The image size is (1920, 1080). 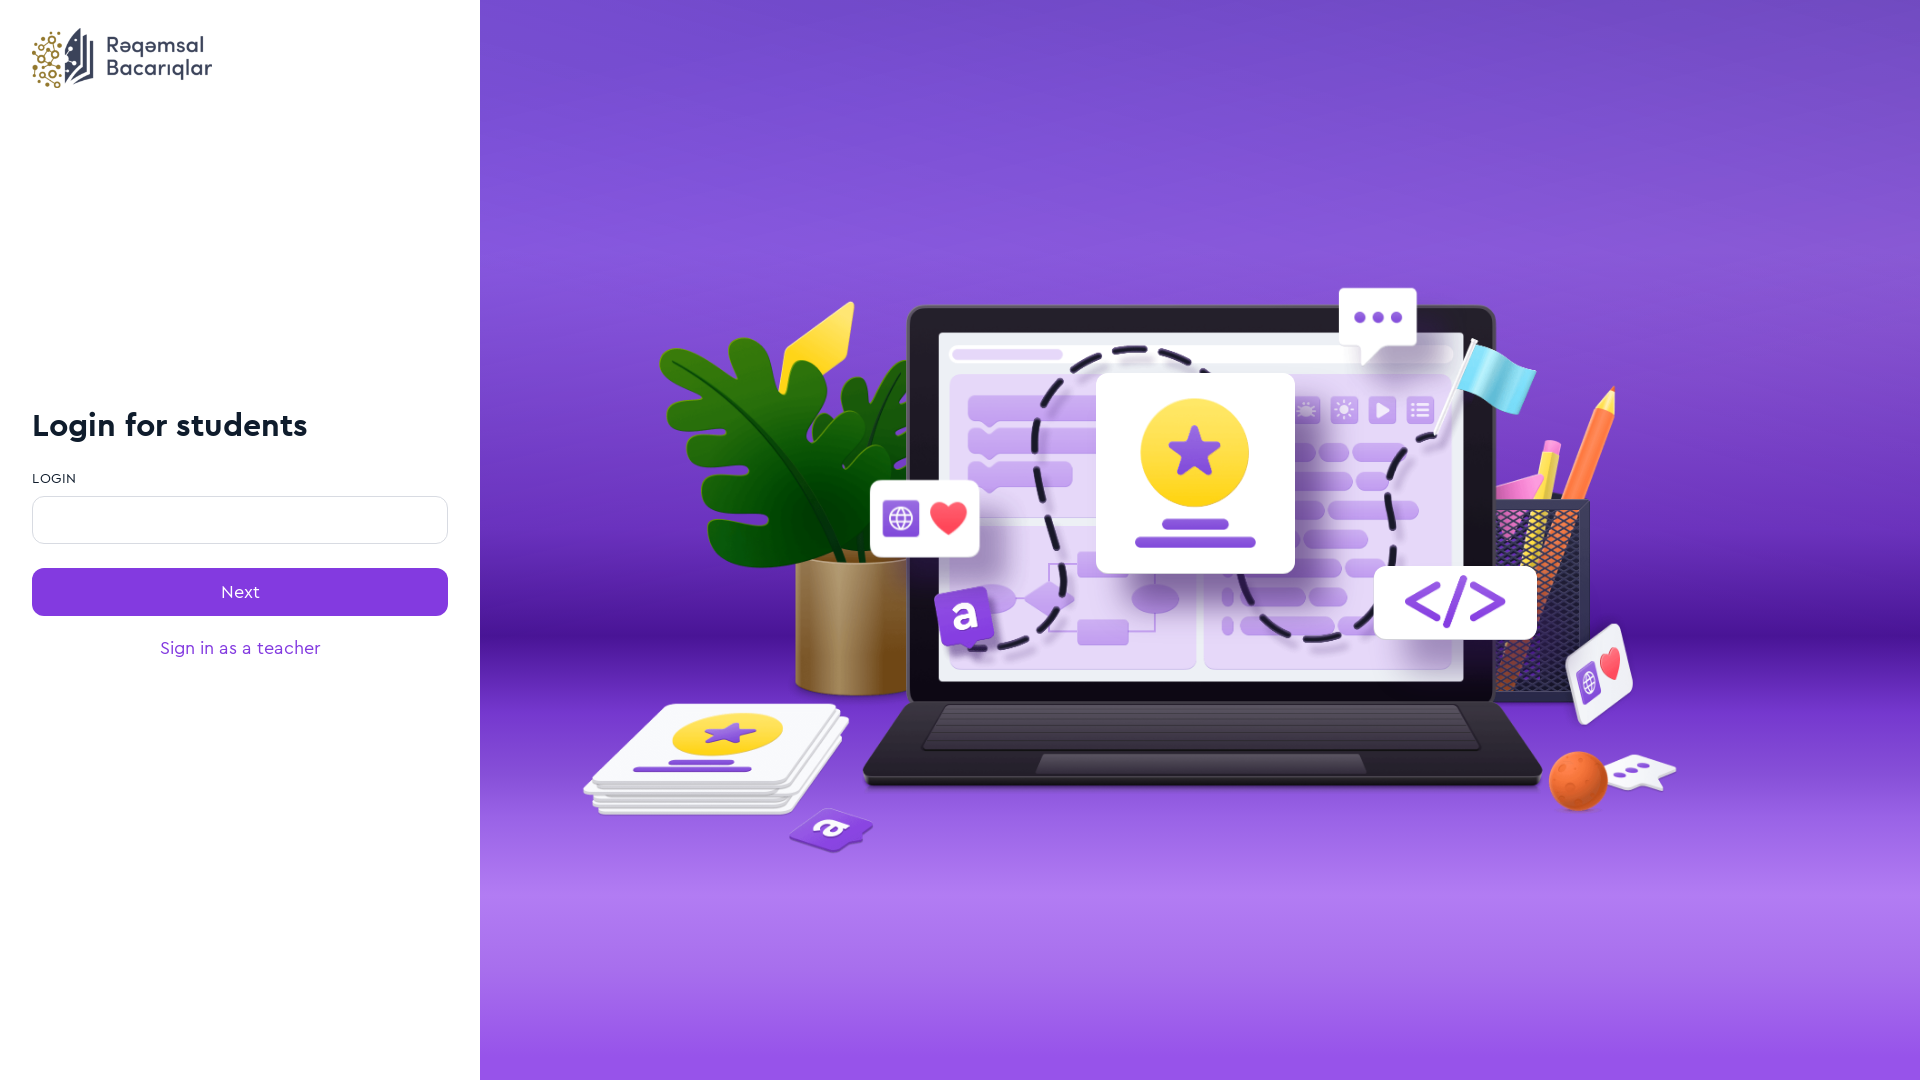 What do you see at coordinates (240, 590) in the screenshot?
I see `'Next'` at bounding box center [240, 590].